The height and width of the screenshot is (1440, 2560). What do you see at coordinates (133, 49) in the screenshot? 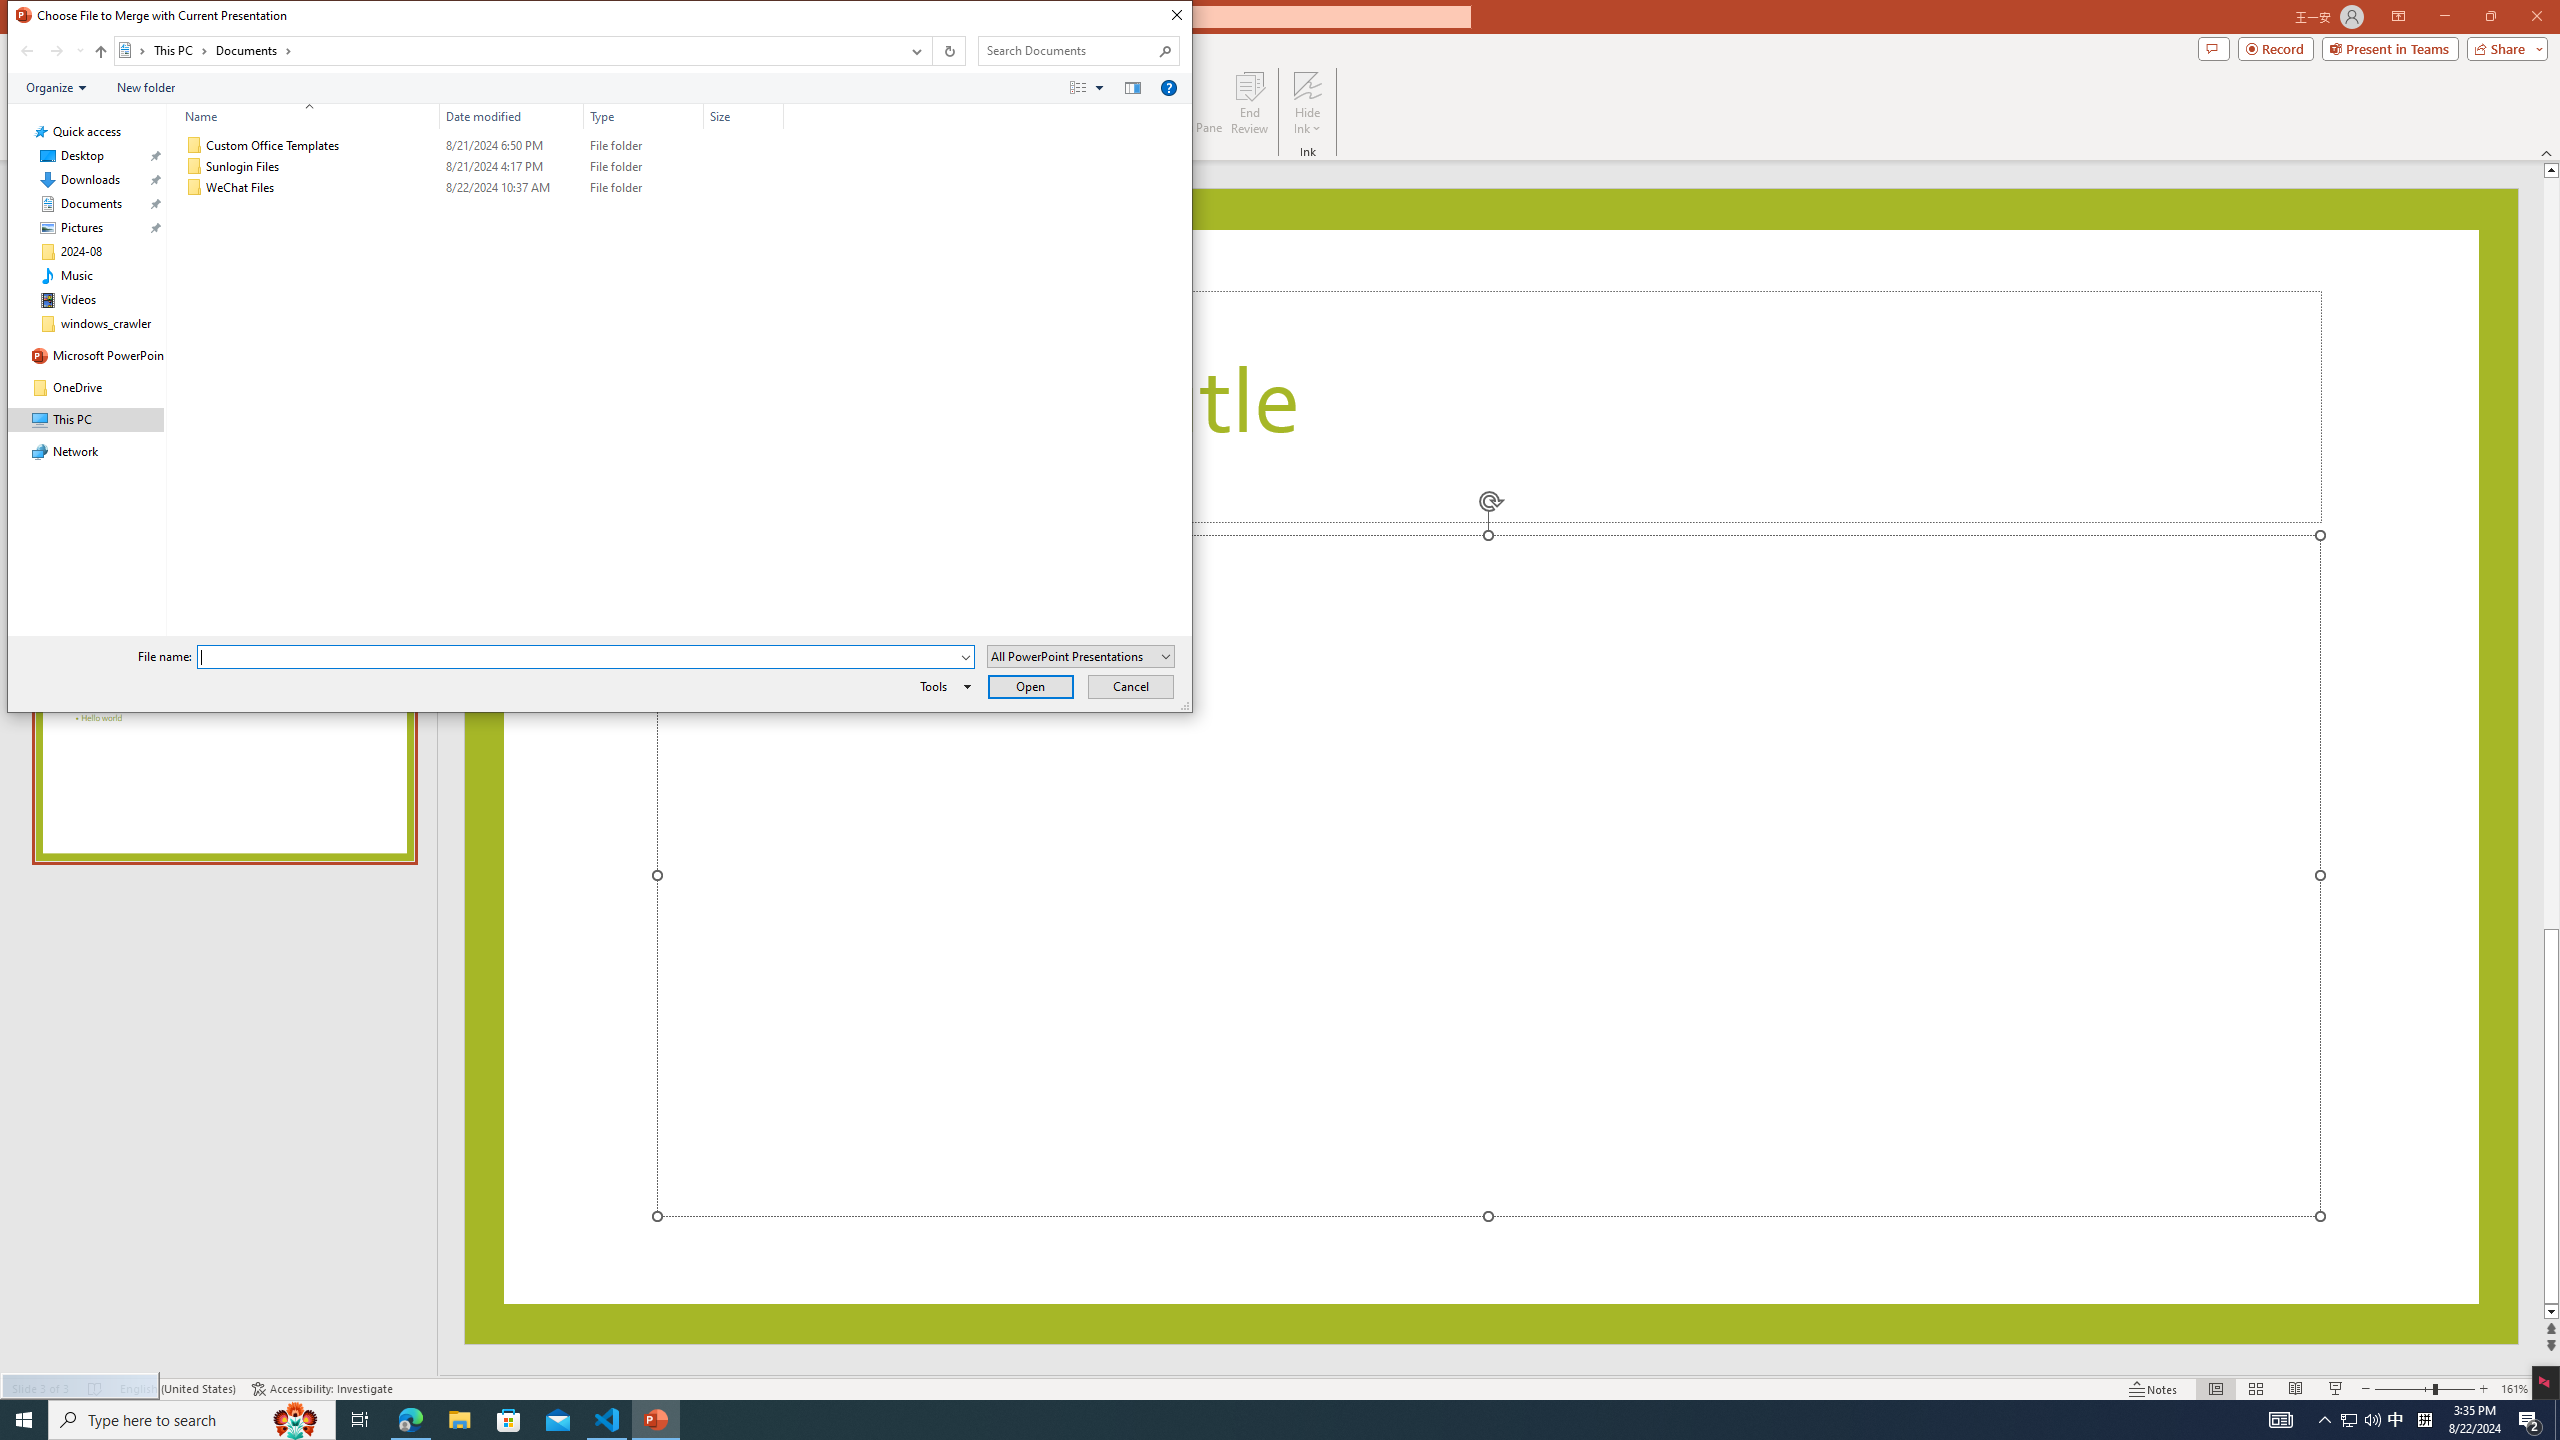
I see `'All locations'` at bounding box center [133, 49].